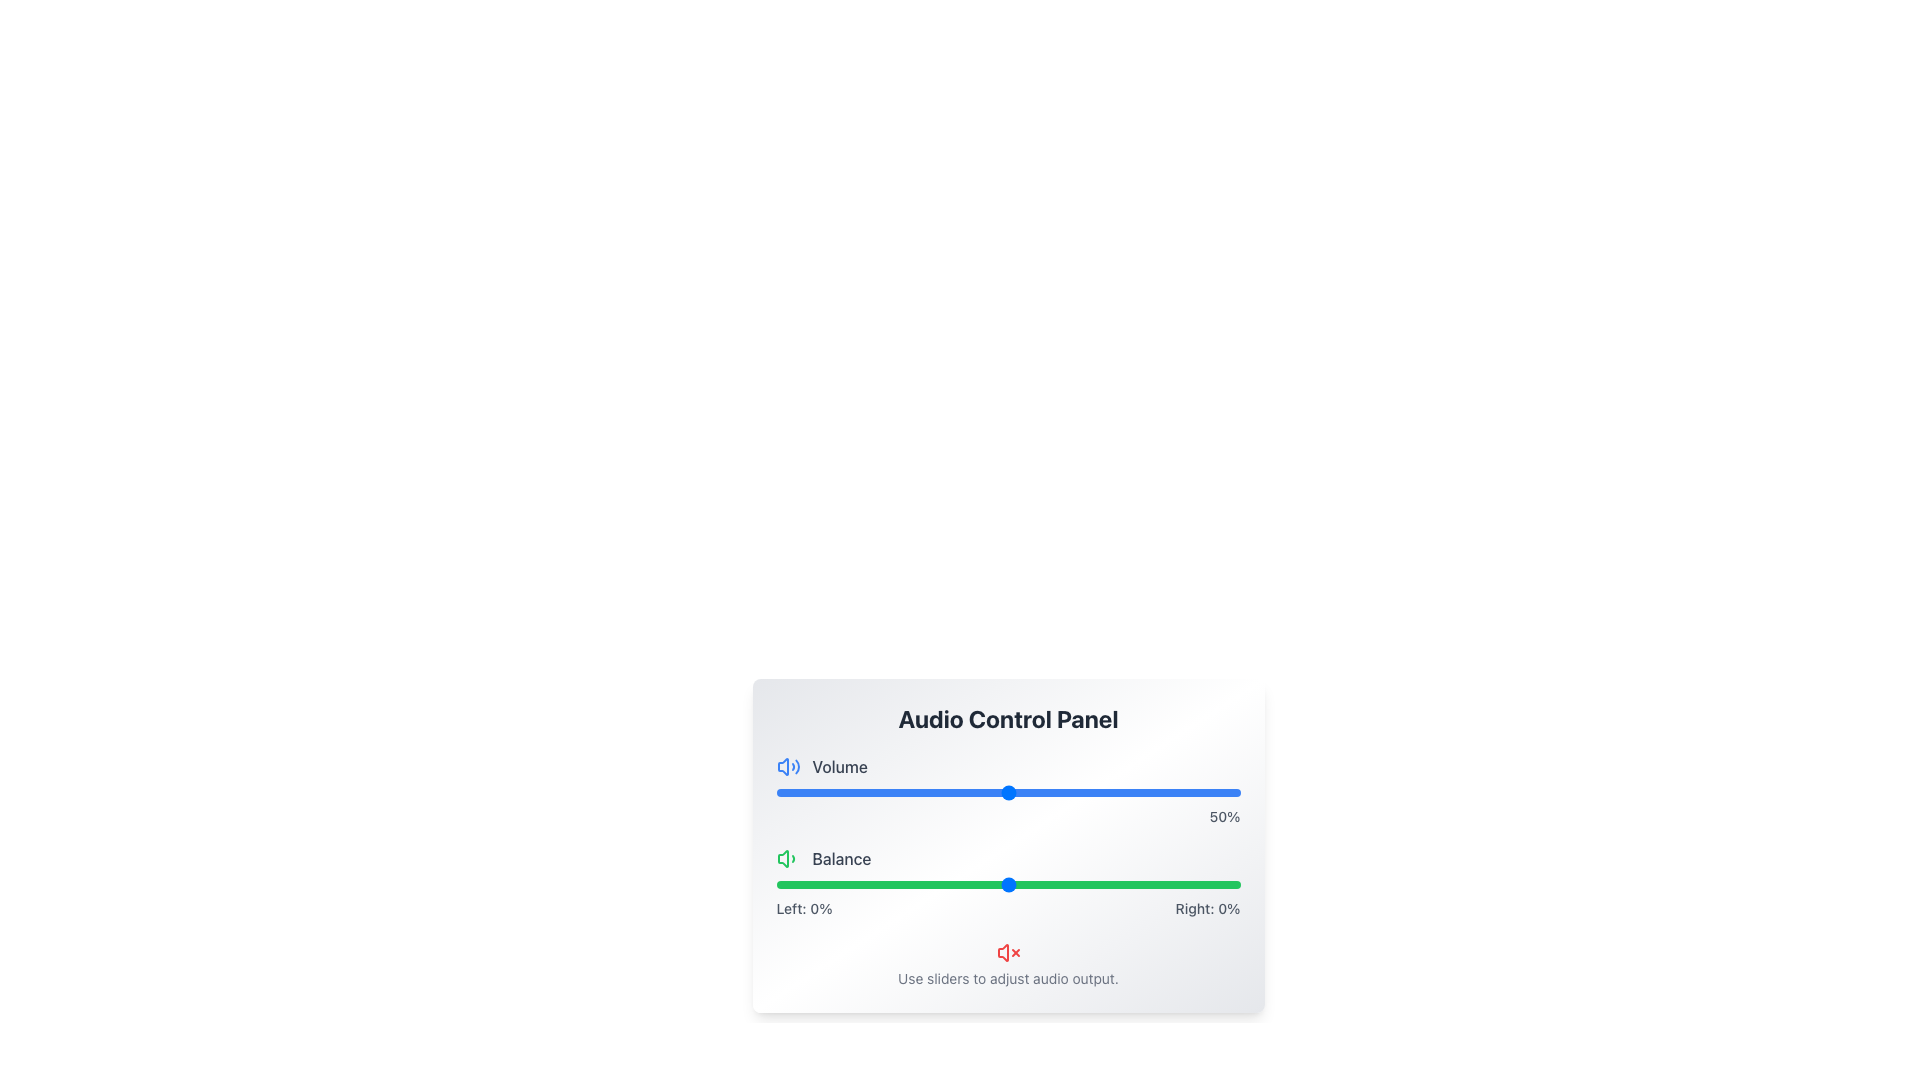 The width and height of the screenshot is (1920, 1080). Describe the element at coordinates (787, 766) in the screenshot. I see `the blue speaker icon with sound waves located to the left of the 'Volume' text label in the audio control panel` at that location.